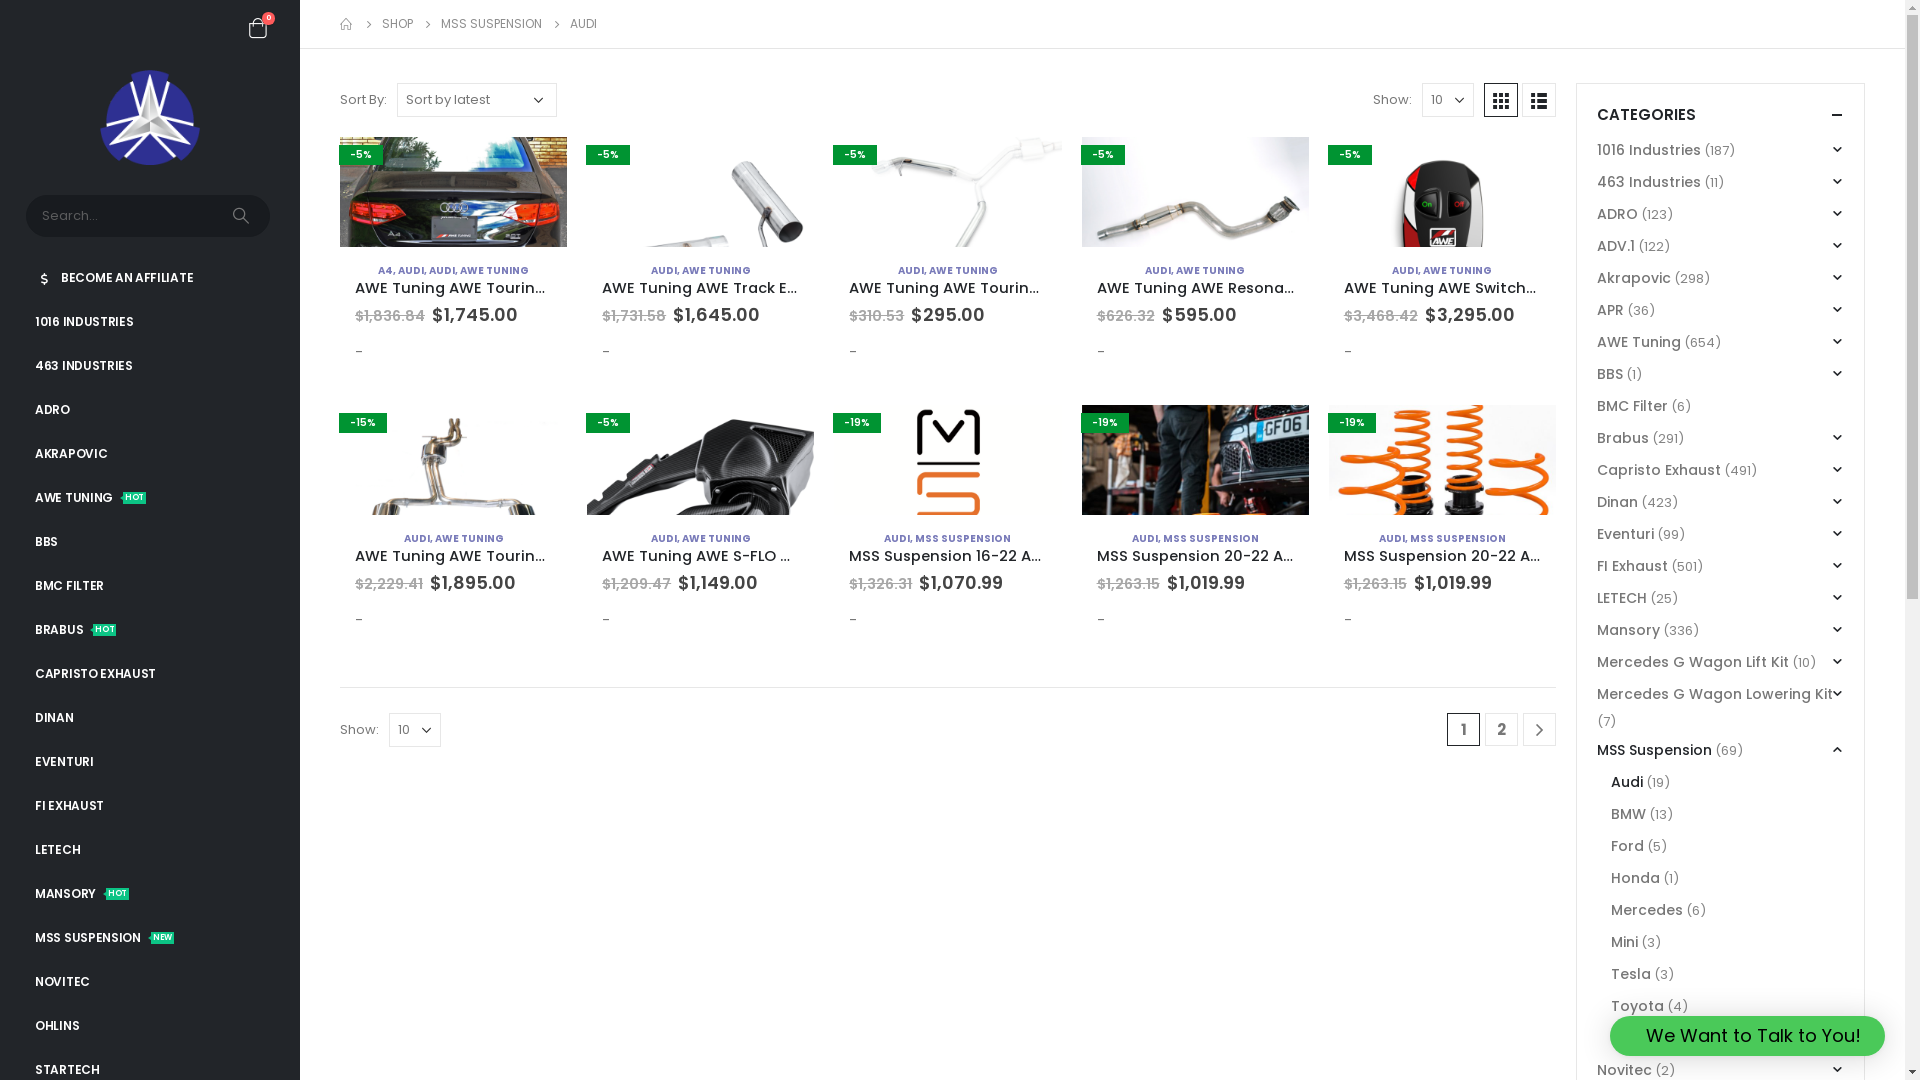  I want to click on 'DINAN', so click(29, 717).